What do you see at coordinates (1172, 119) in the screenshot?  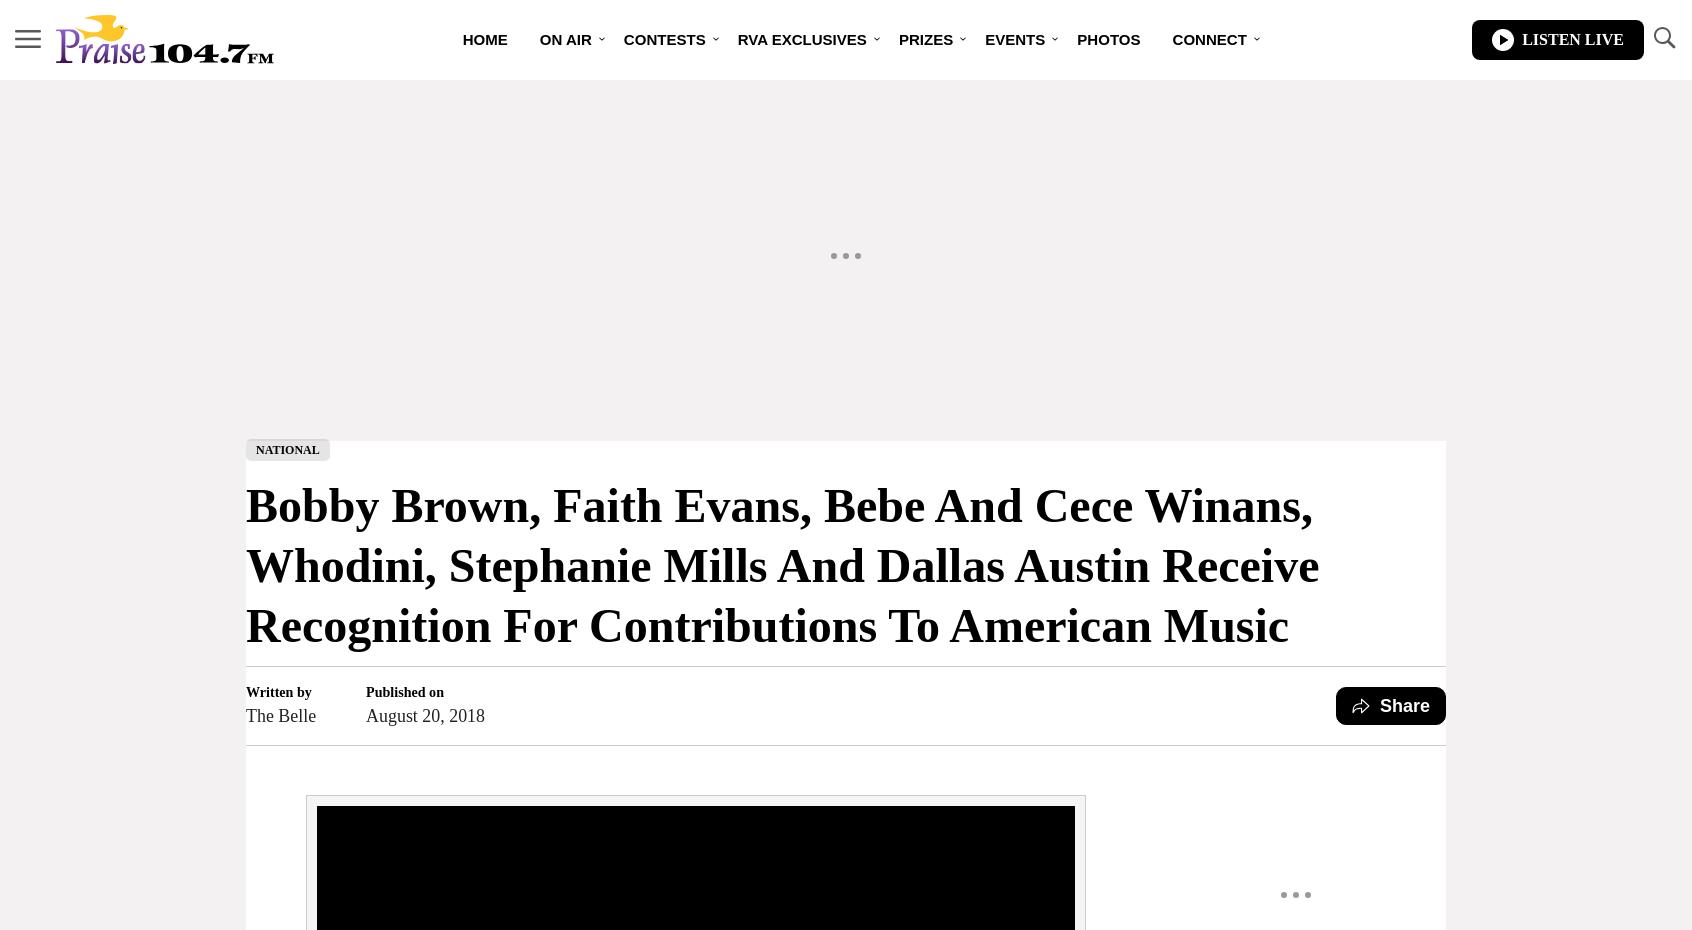 I see `'Contest Rules'` at bounding box center [1172, 119].